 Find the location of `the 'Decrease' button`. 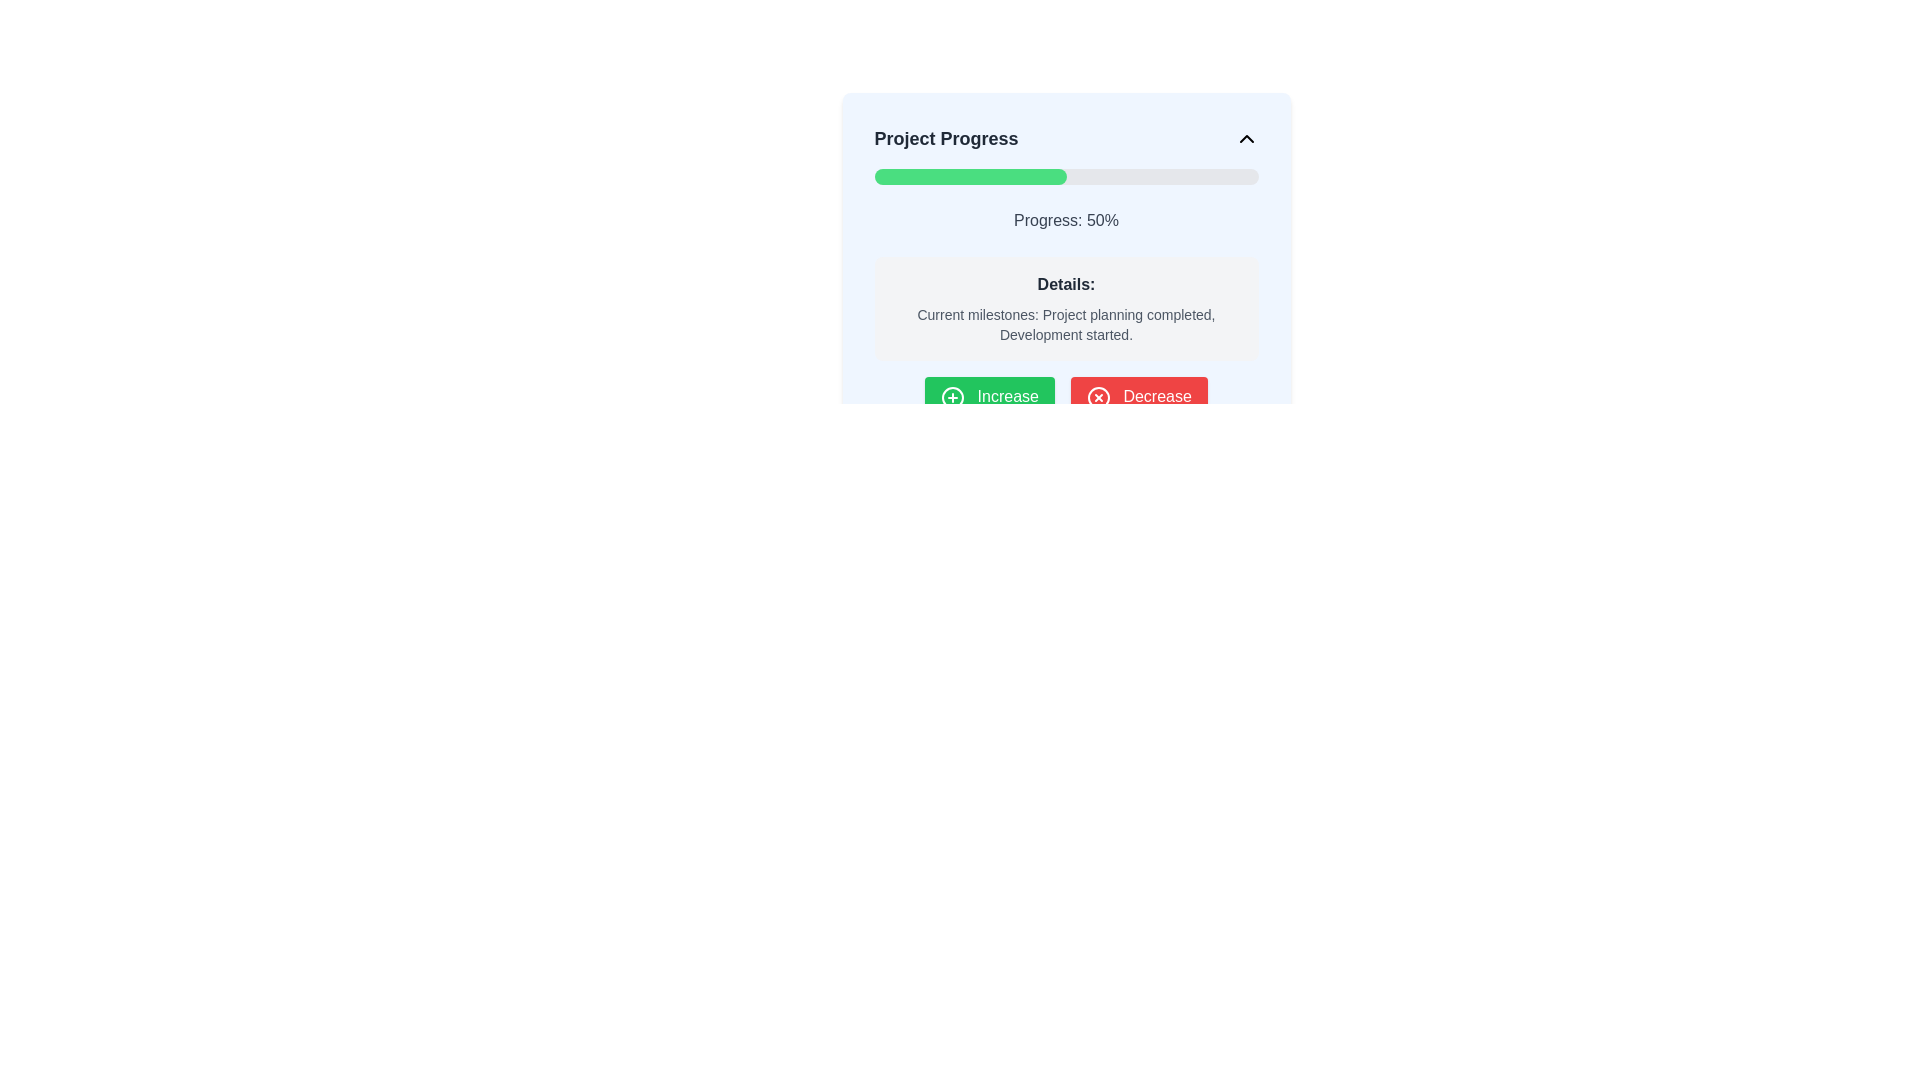

the 'Decrease' button is located at coordinates (1139, 397).